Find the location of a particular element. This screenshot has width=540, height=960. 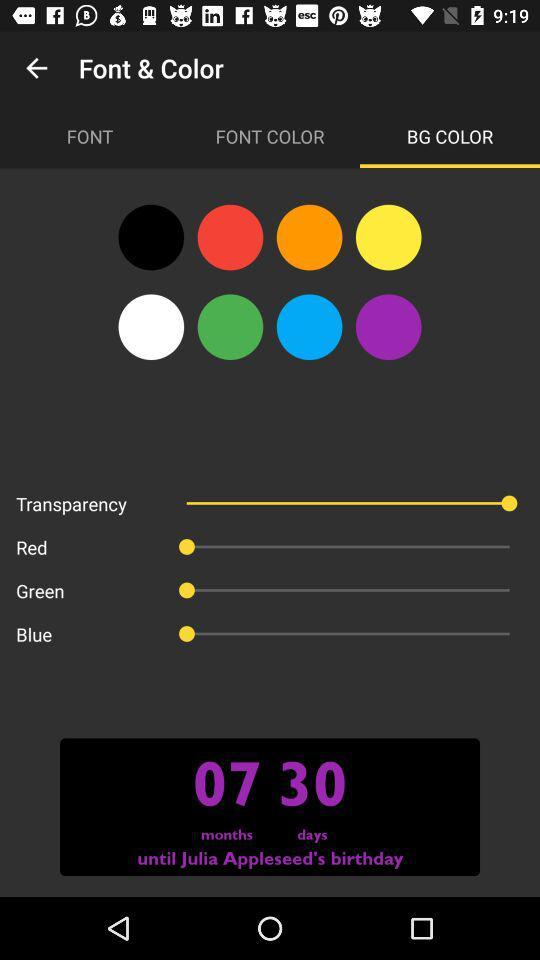

the icon next to font color is located at coordinates (449, 135).